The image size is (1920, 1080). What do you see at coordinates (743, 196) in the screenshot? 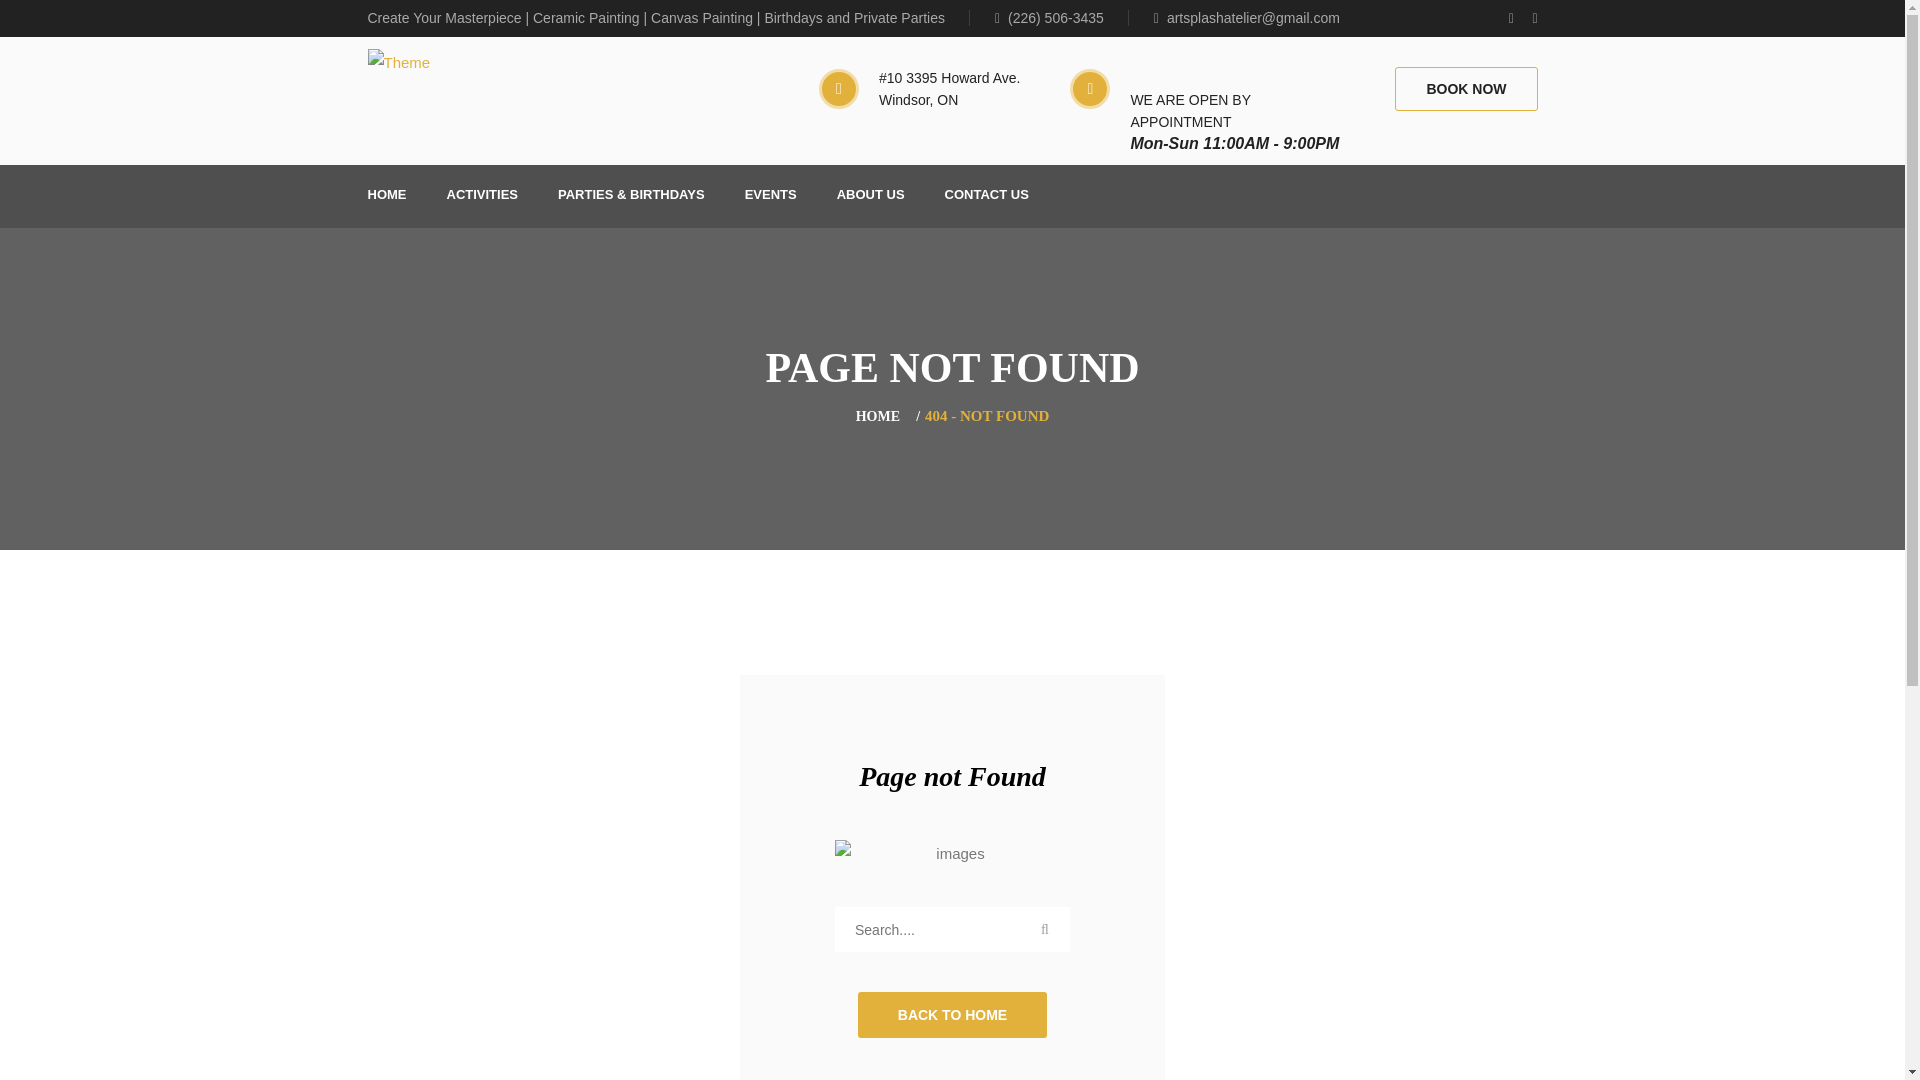
I see `'EVENTS'` at bounding box center [743, 196].